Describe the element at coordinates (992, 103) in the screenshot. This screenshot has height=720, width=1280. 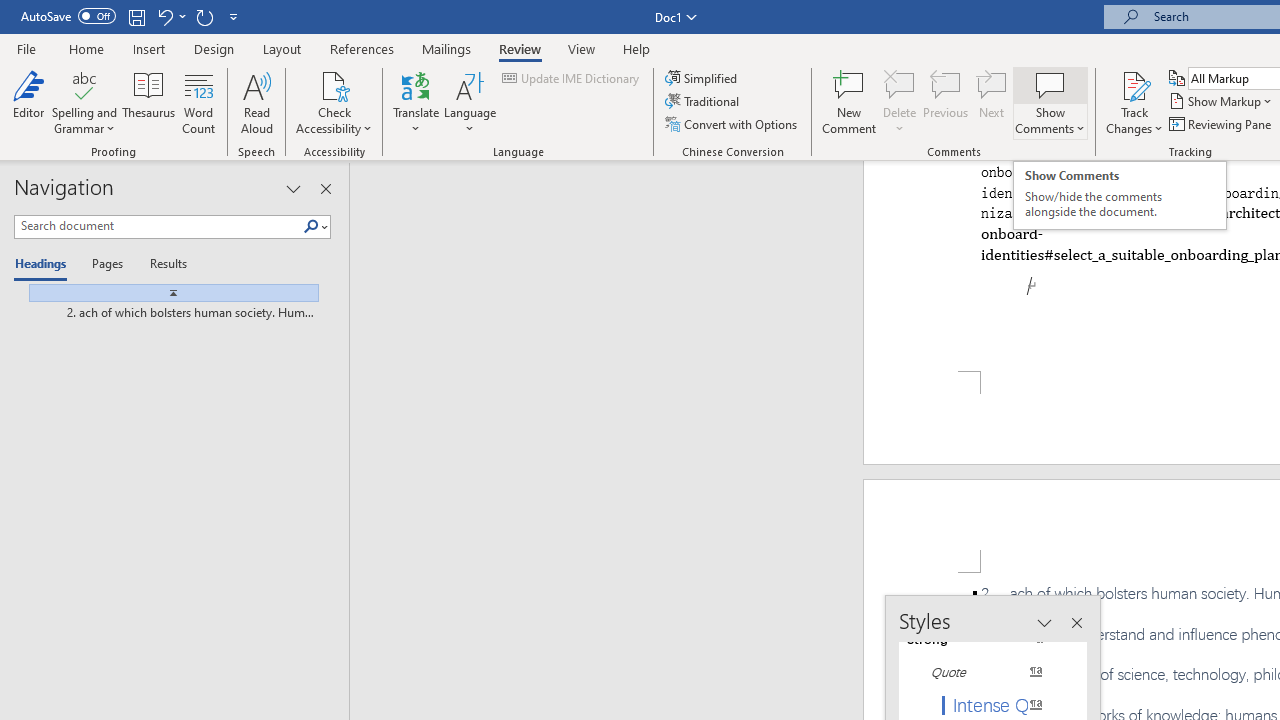
I see `'Next'` at that location.